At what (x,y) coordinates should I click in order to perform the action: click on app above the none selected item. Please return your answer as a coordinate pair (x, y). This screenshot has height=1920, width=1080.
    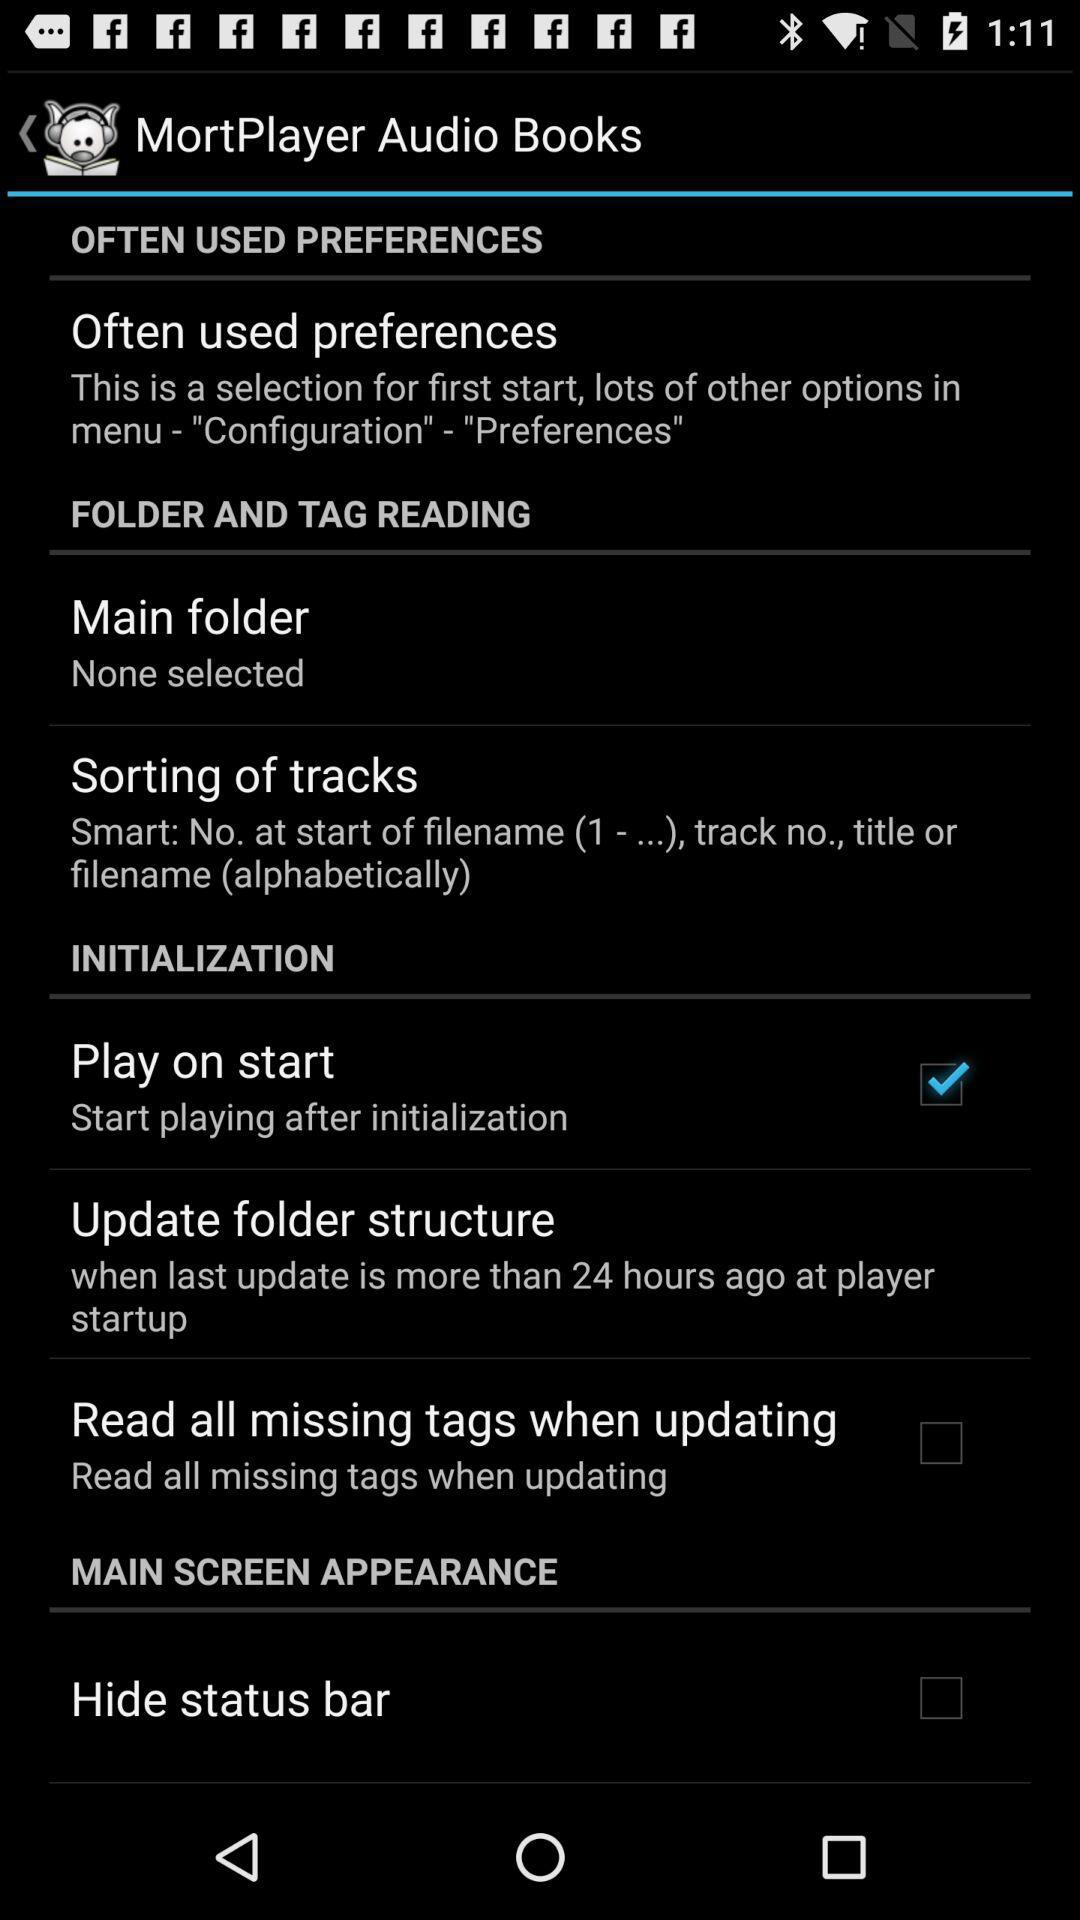
    Looking at the image, I should click on (189, 614).